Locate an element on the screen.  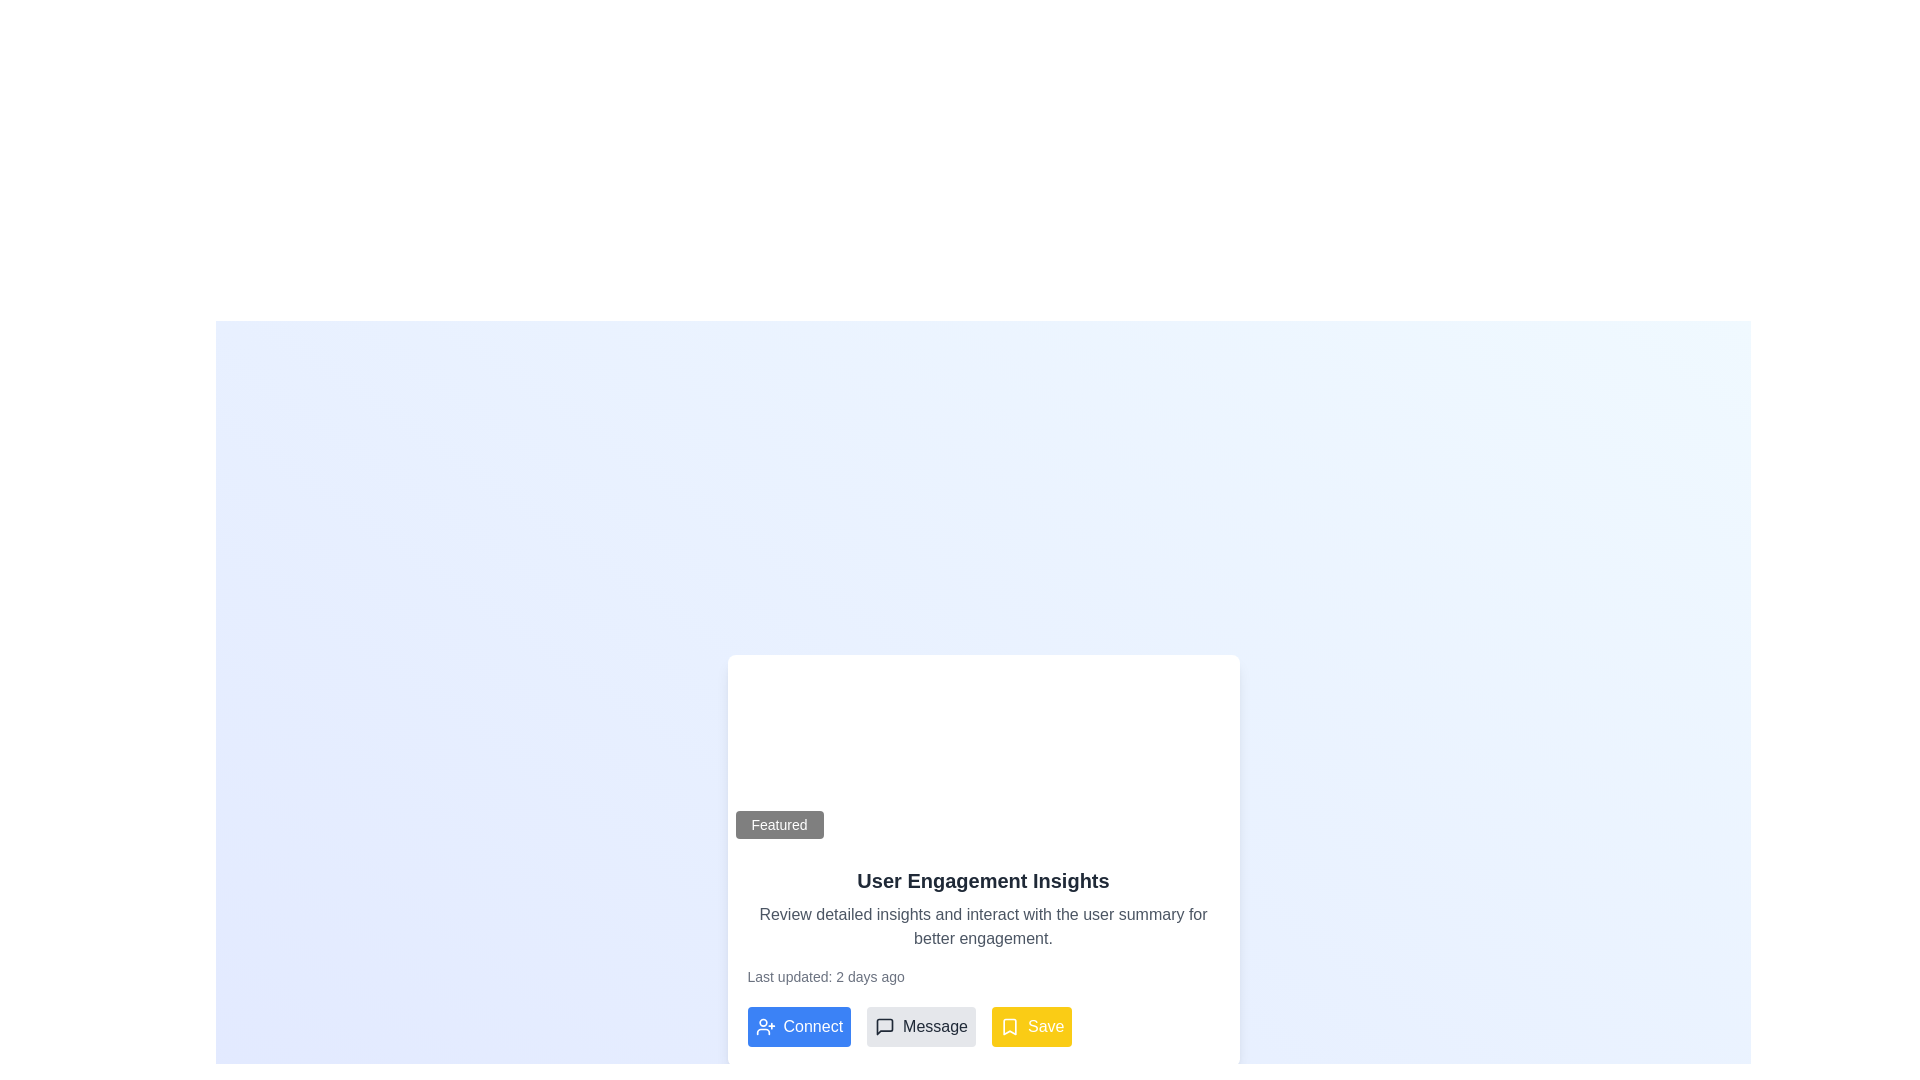
the 'Connect' button is located at coordinates (798, 1026).